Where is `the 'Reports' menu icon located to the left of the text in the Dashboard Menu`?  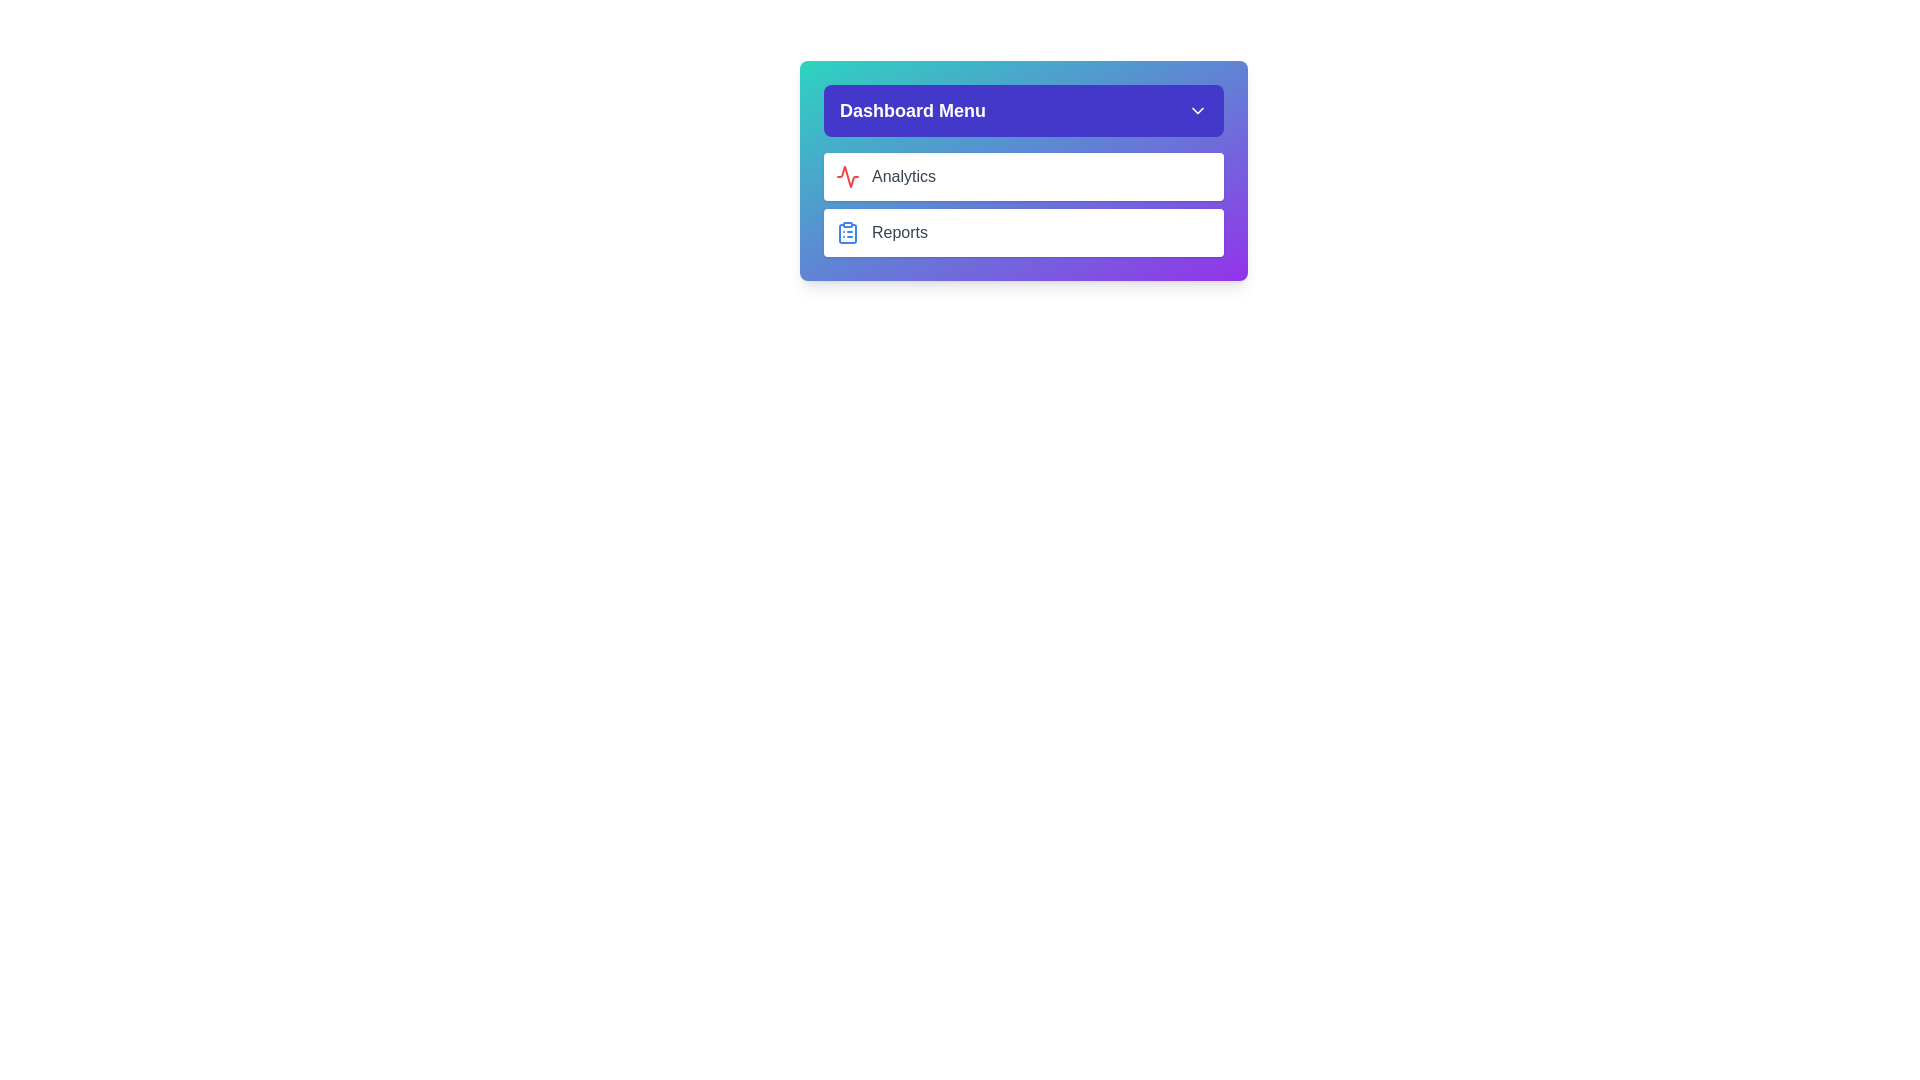
the 'Reports' menu icon located to the left of the text in the Dashboard Menu is located at coordinates (848, 231).